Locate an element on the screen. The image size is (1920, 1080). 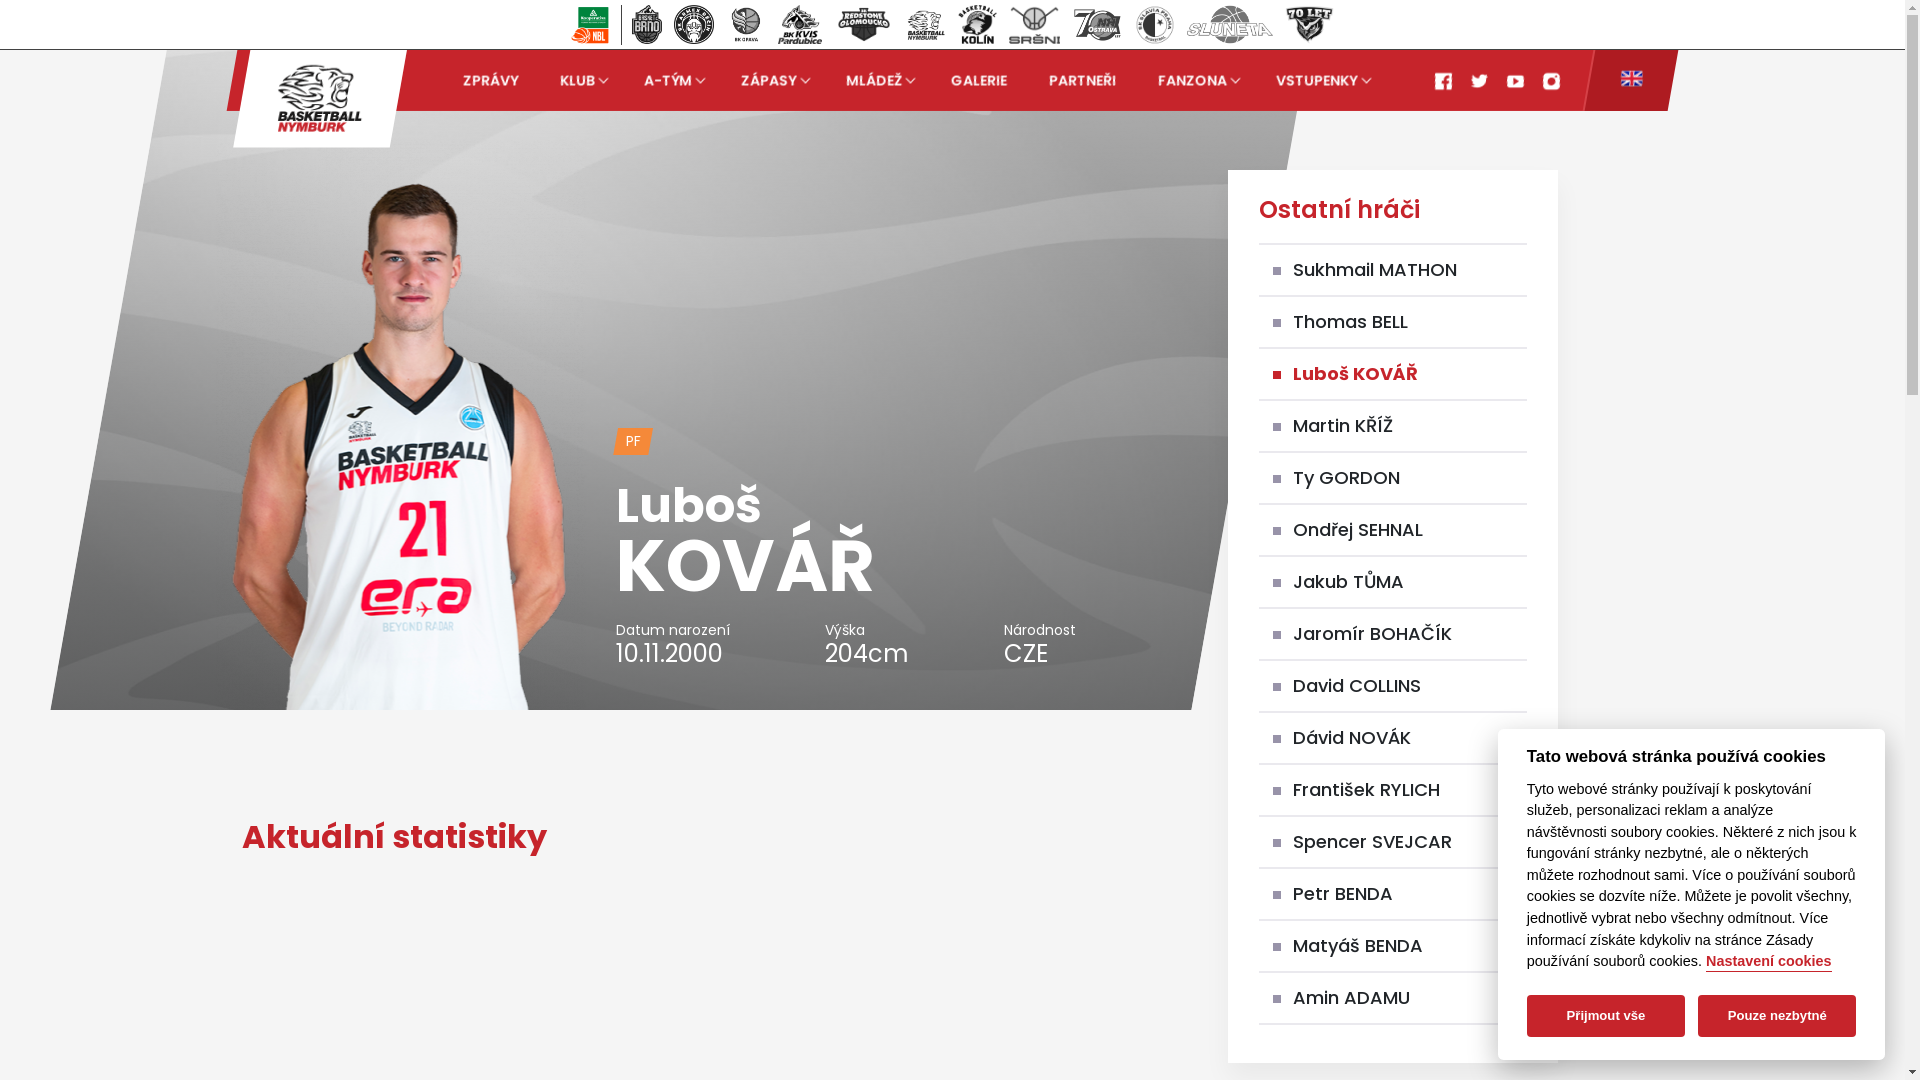
'VSTUPENKY' is located at coordinates (1320, 79).